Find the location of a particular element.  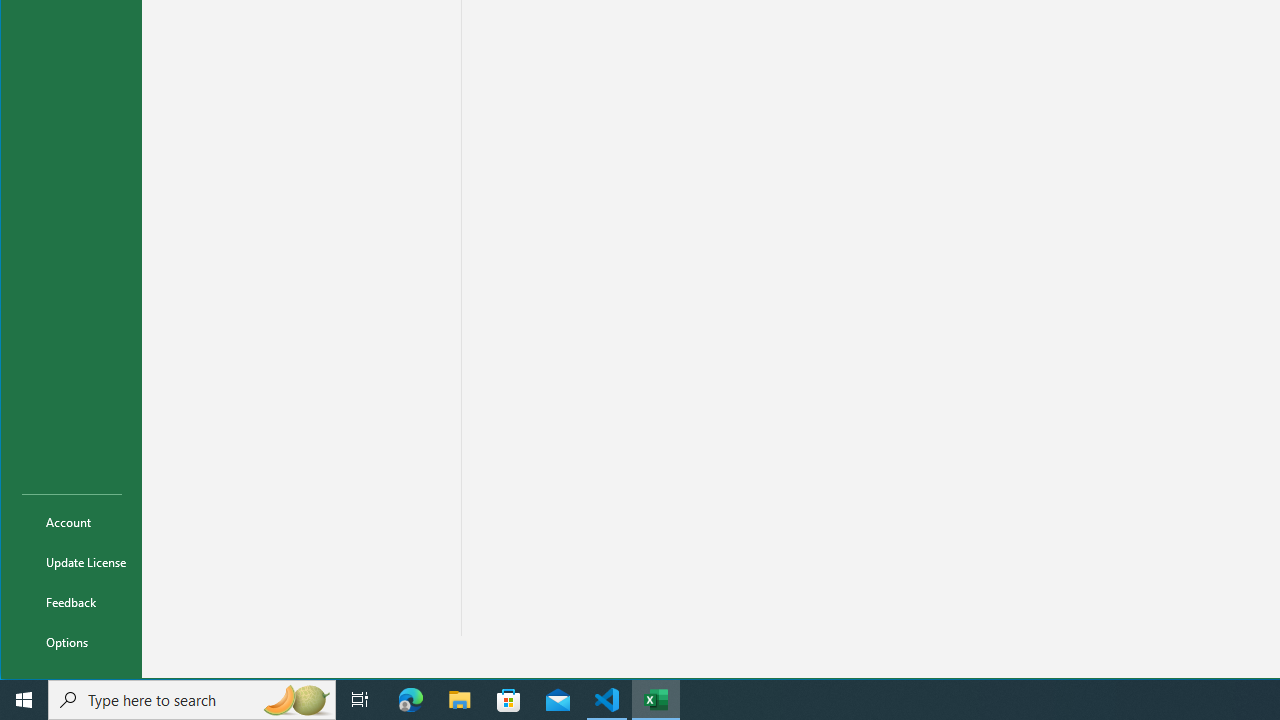

'Start' is located at coordinates (24, 698).